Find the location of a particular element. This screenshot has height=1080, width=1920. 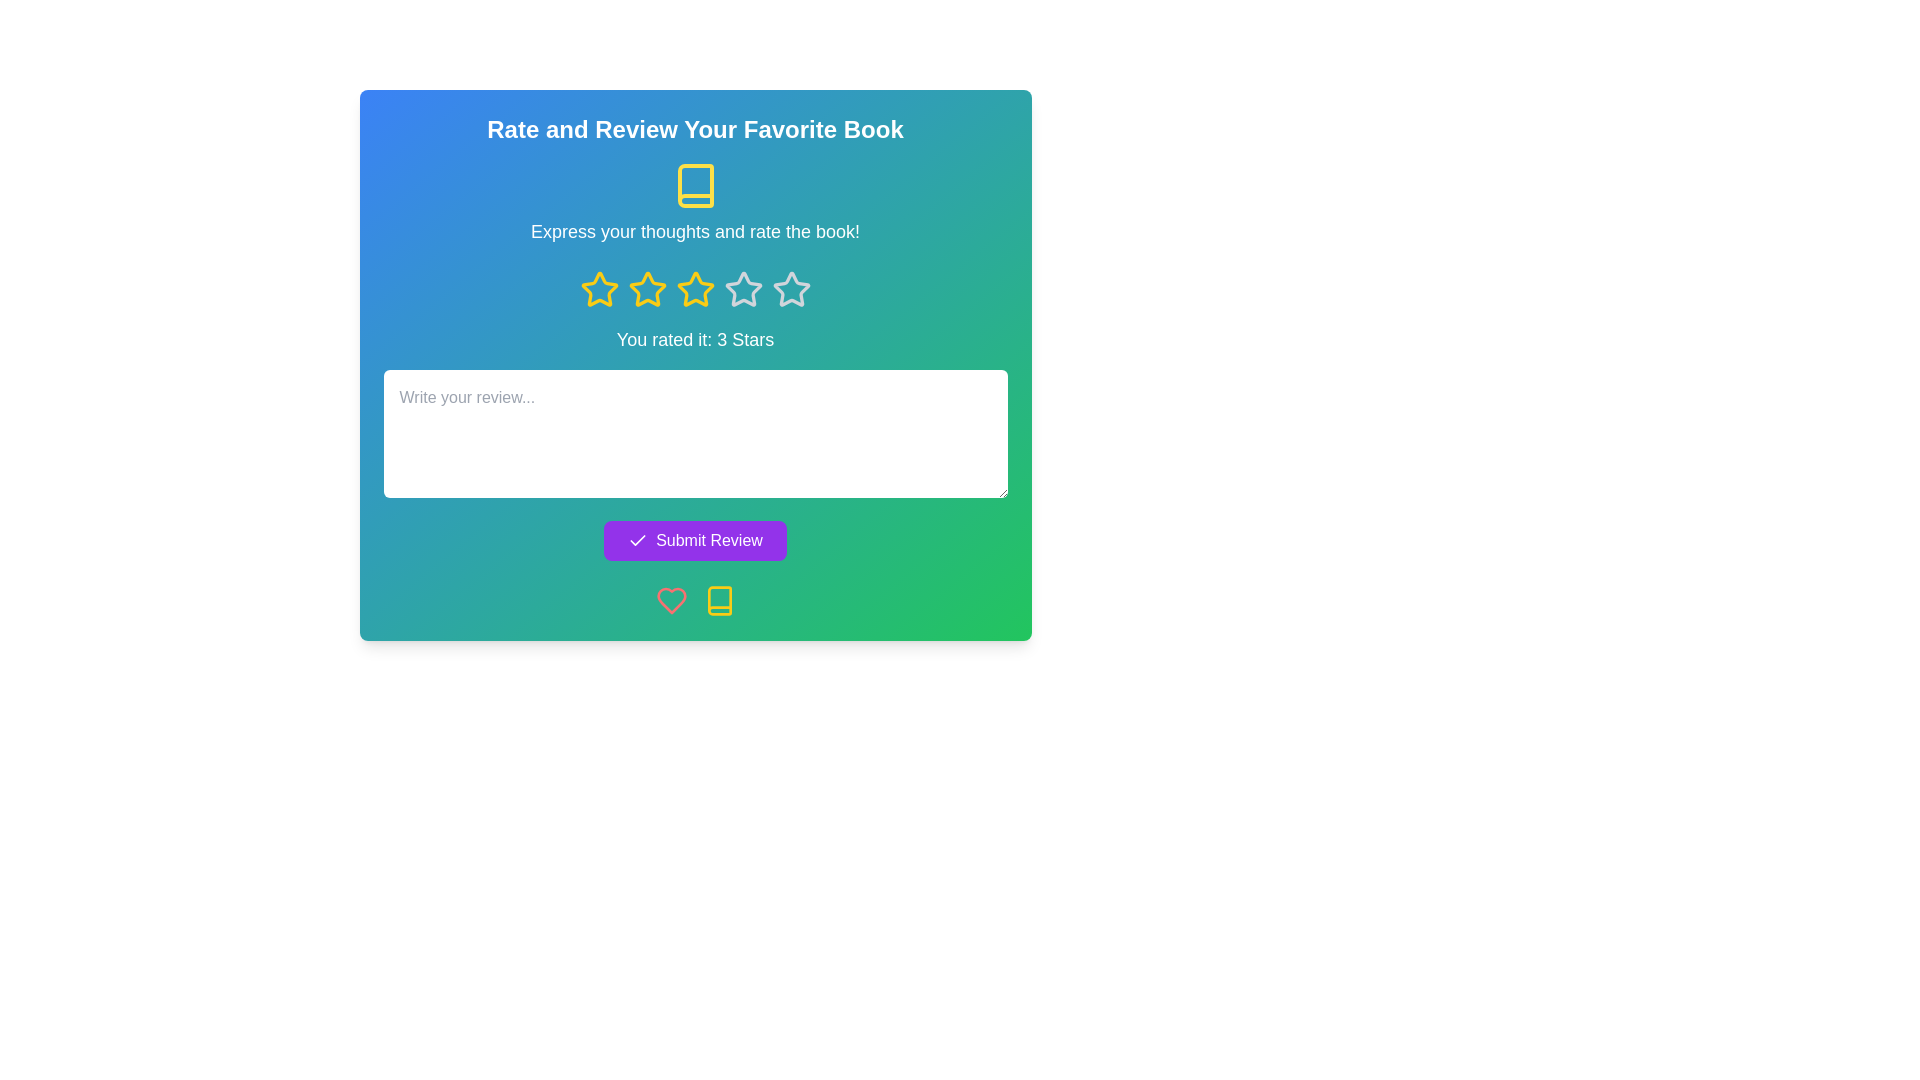

the heart icon located under the 'Submit Review' button to favorite the content is located at coordinates (671, 600).